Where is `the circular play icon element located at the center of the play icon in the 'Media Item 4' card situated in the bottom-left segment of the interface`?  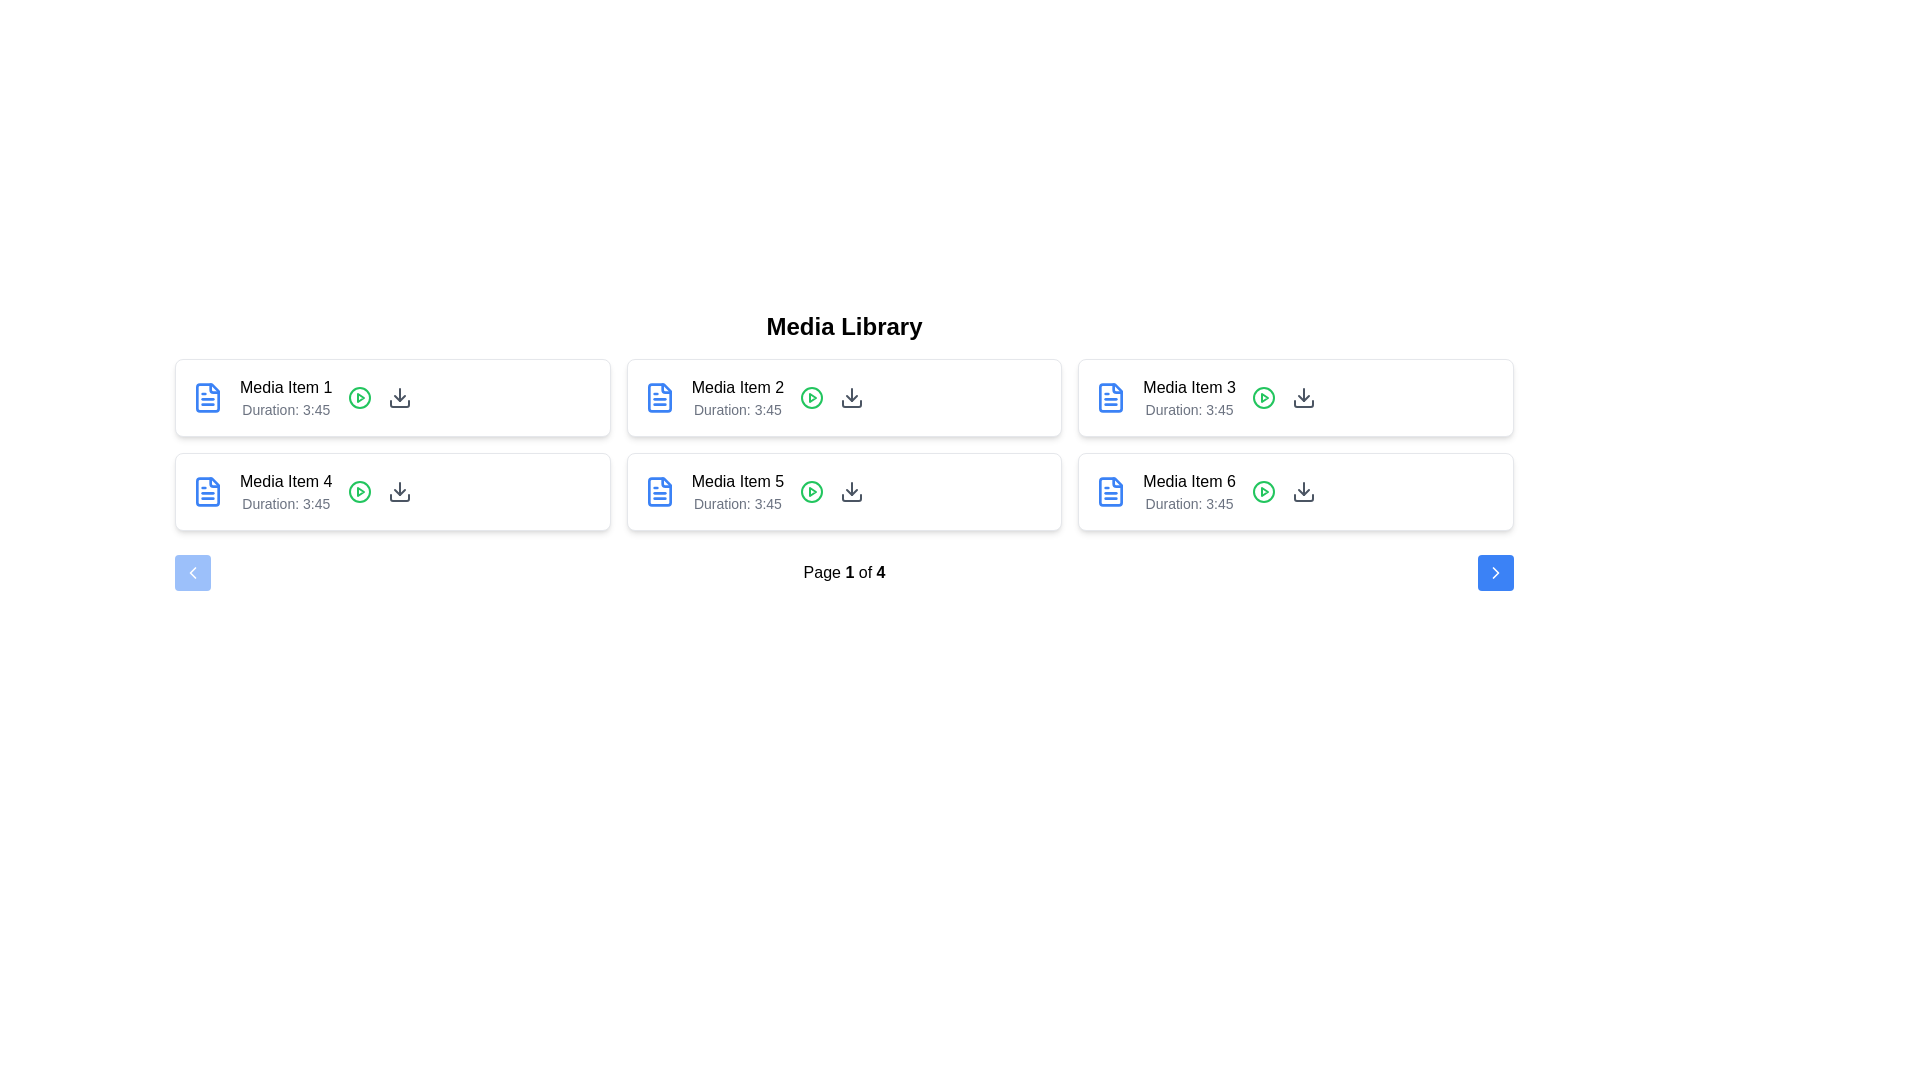 the circular play icon element located at the center of the play icon in the 'Media Item 4' card situated in the bottom-left segment of the interface is located at coordinates (360, 492).